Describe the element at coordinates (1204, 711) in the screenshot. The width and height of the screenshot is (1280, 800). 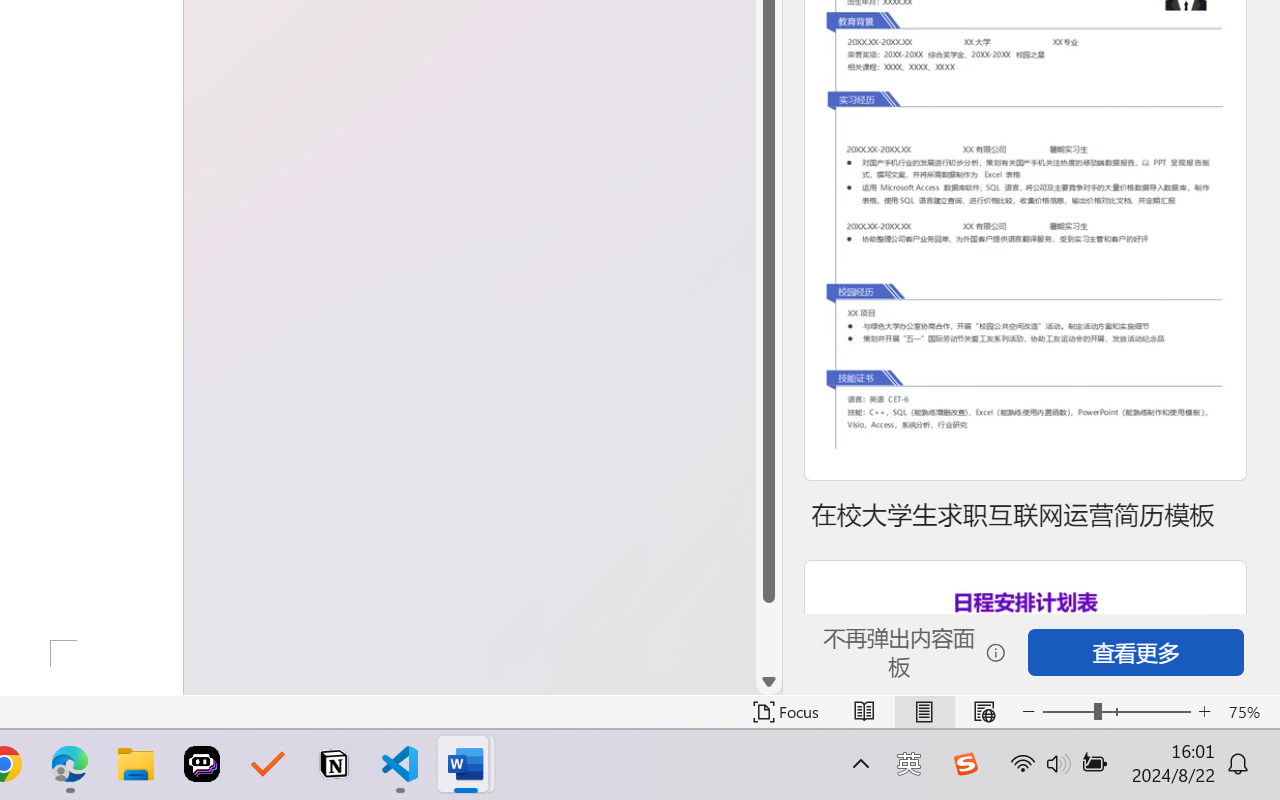
I see `'Zoom In'` at that location.